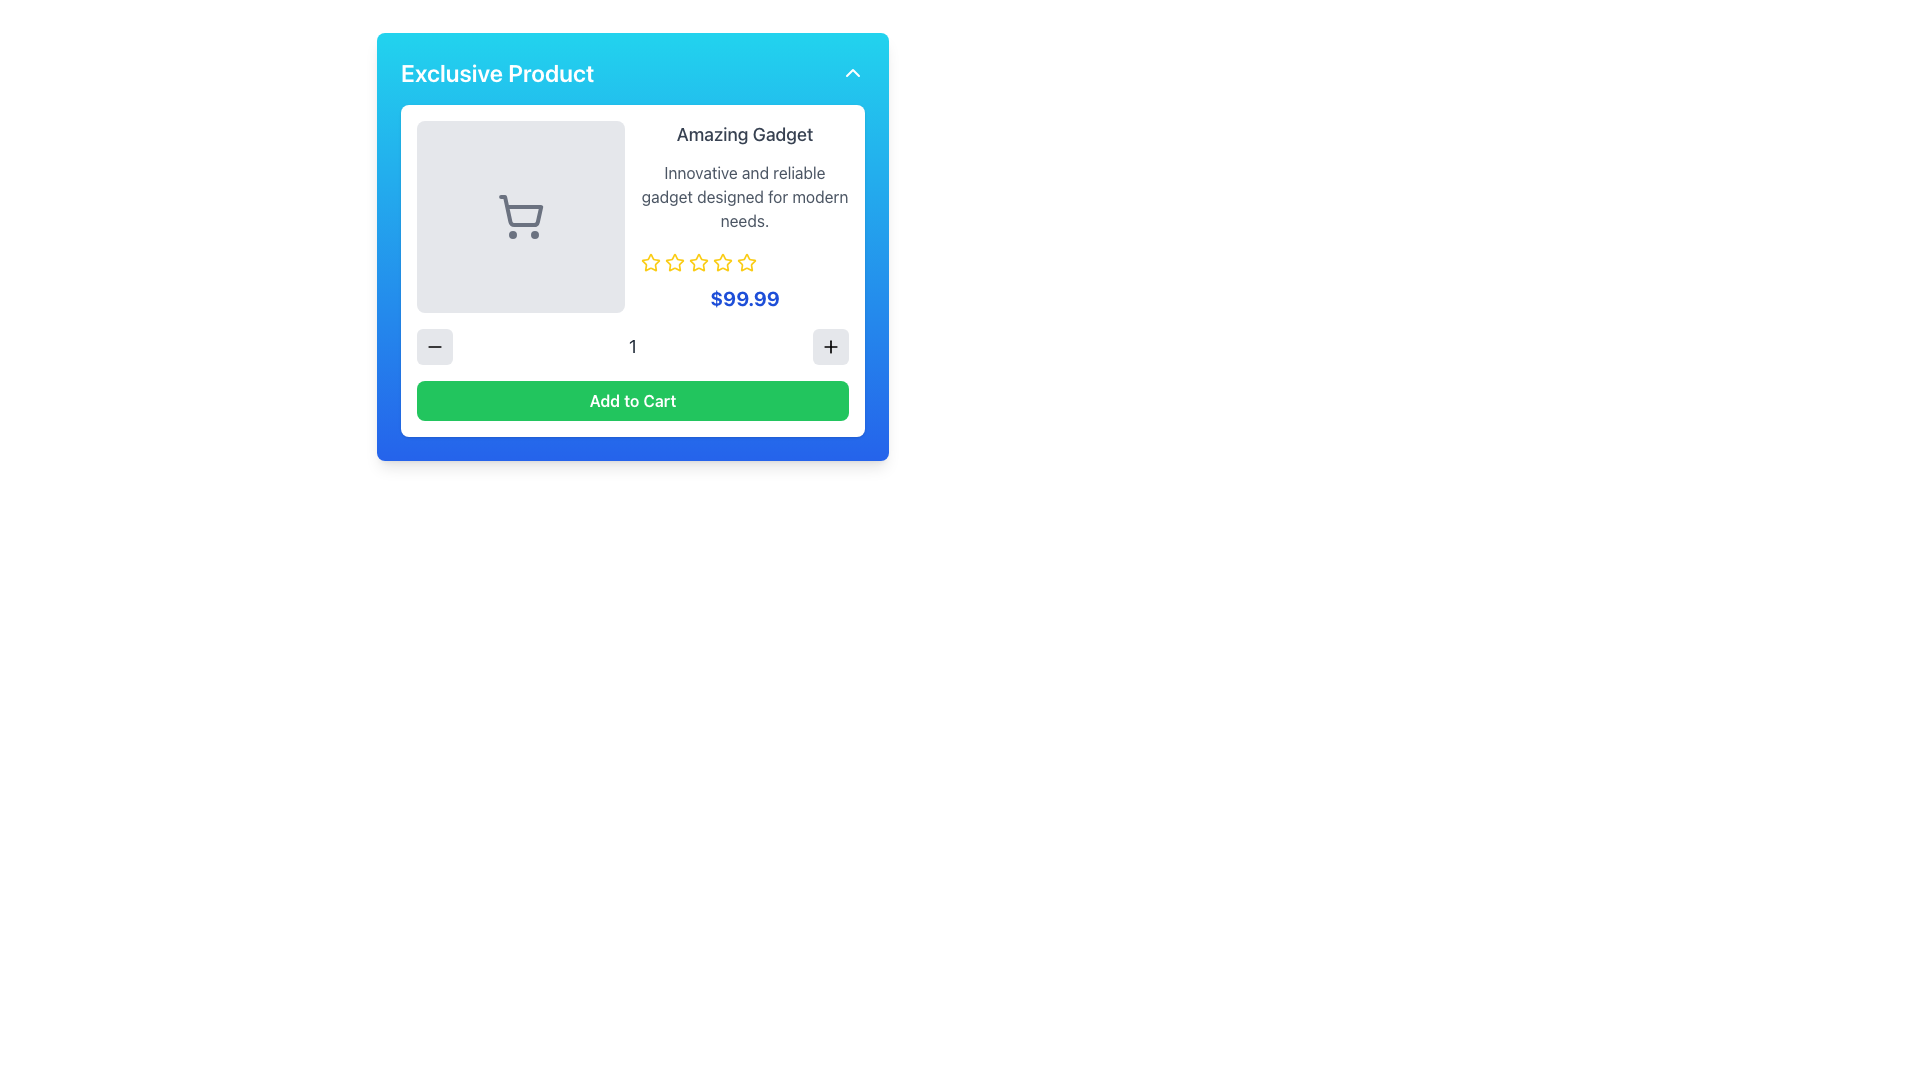 The image size is (1920, 1080). What do you see at coordinates (434, 346) in the screenshot?
I see `the decrease quantity button positioned to the left of the numeric value '1'` at bounding box center [434, 346].